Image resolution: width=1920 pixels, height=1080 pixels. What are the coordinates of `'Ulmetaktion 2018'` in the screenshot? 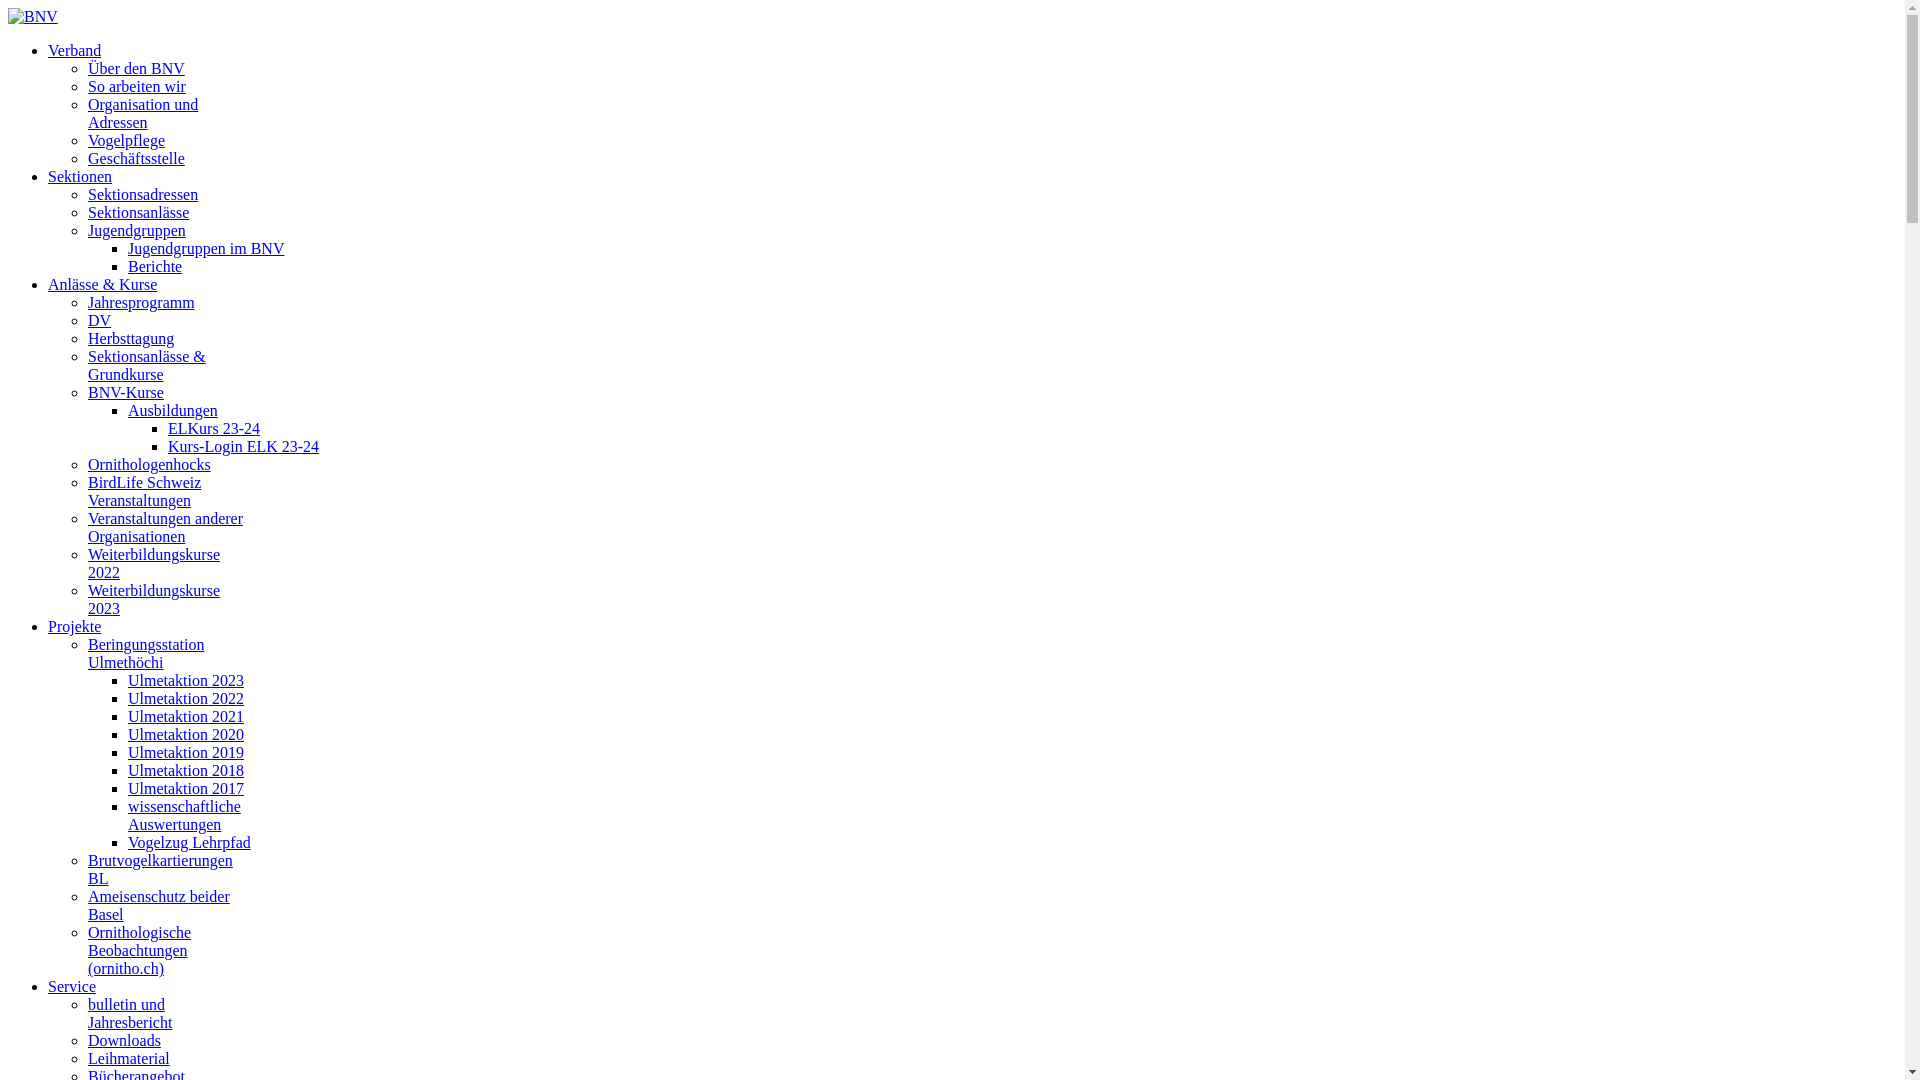 It's located at (186, 769).